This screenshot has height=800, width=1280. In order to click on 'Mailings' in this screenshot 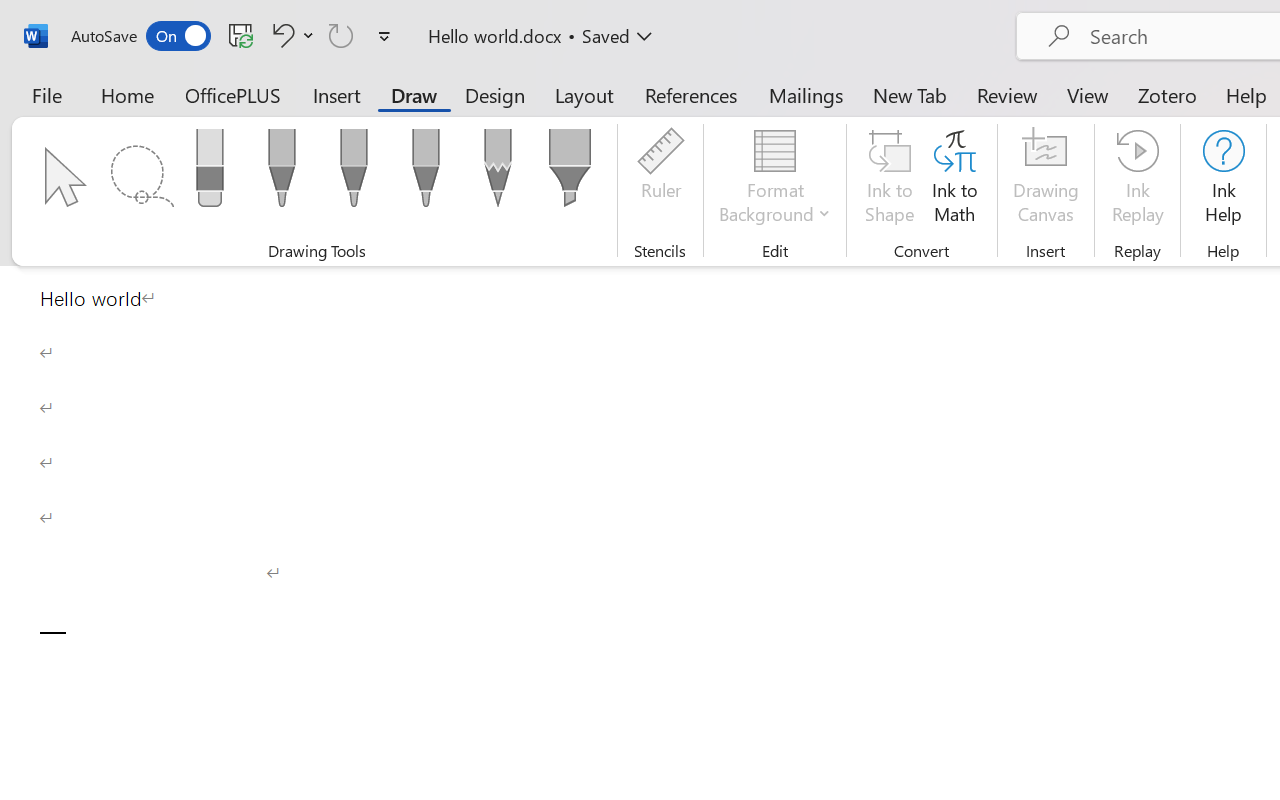, I will do `click(806, 94)`.